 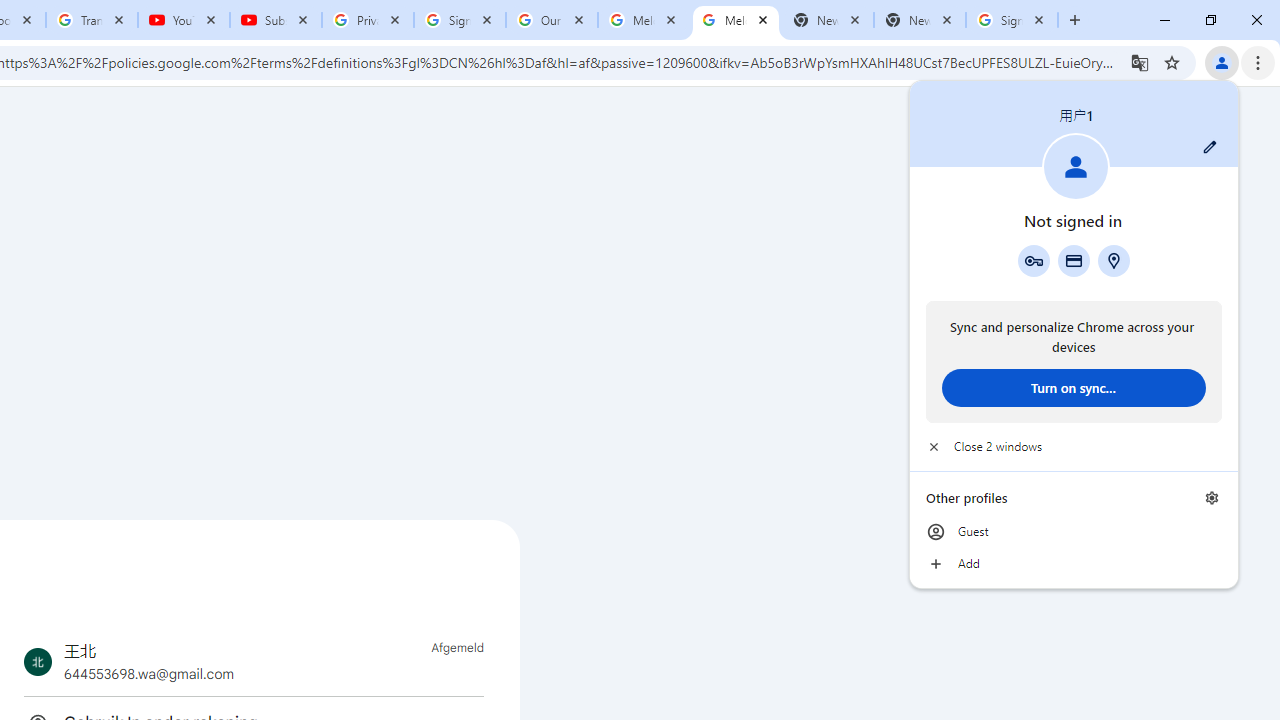 I want to click on 'New Tab', so click(x=919, y=20).